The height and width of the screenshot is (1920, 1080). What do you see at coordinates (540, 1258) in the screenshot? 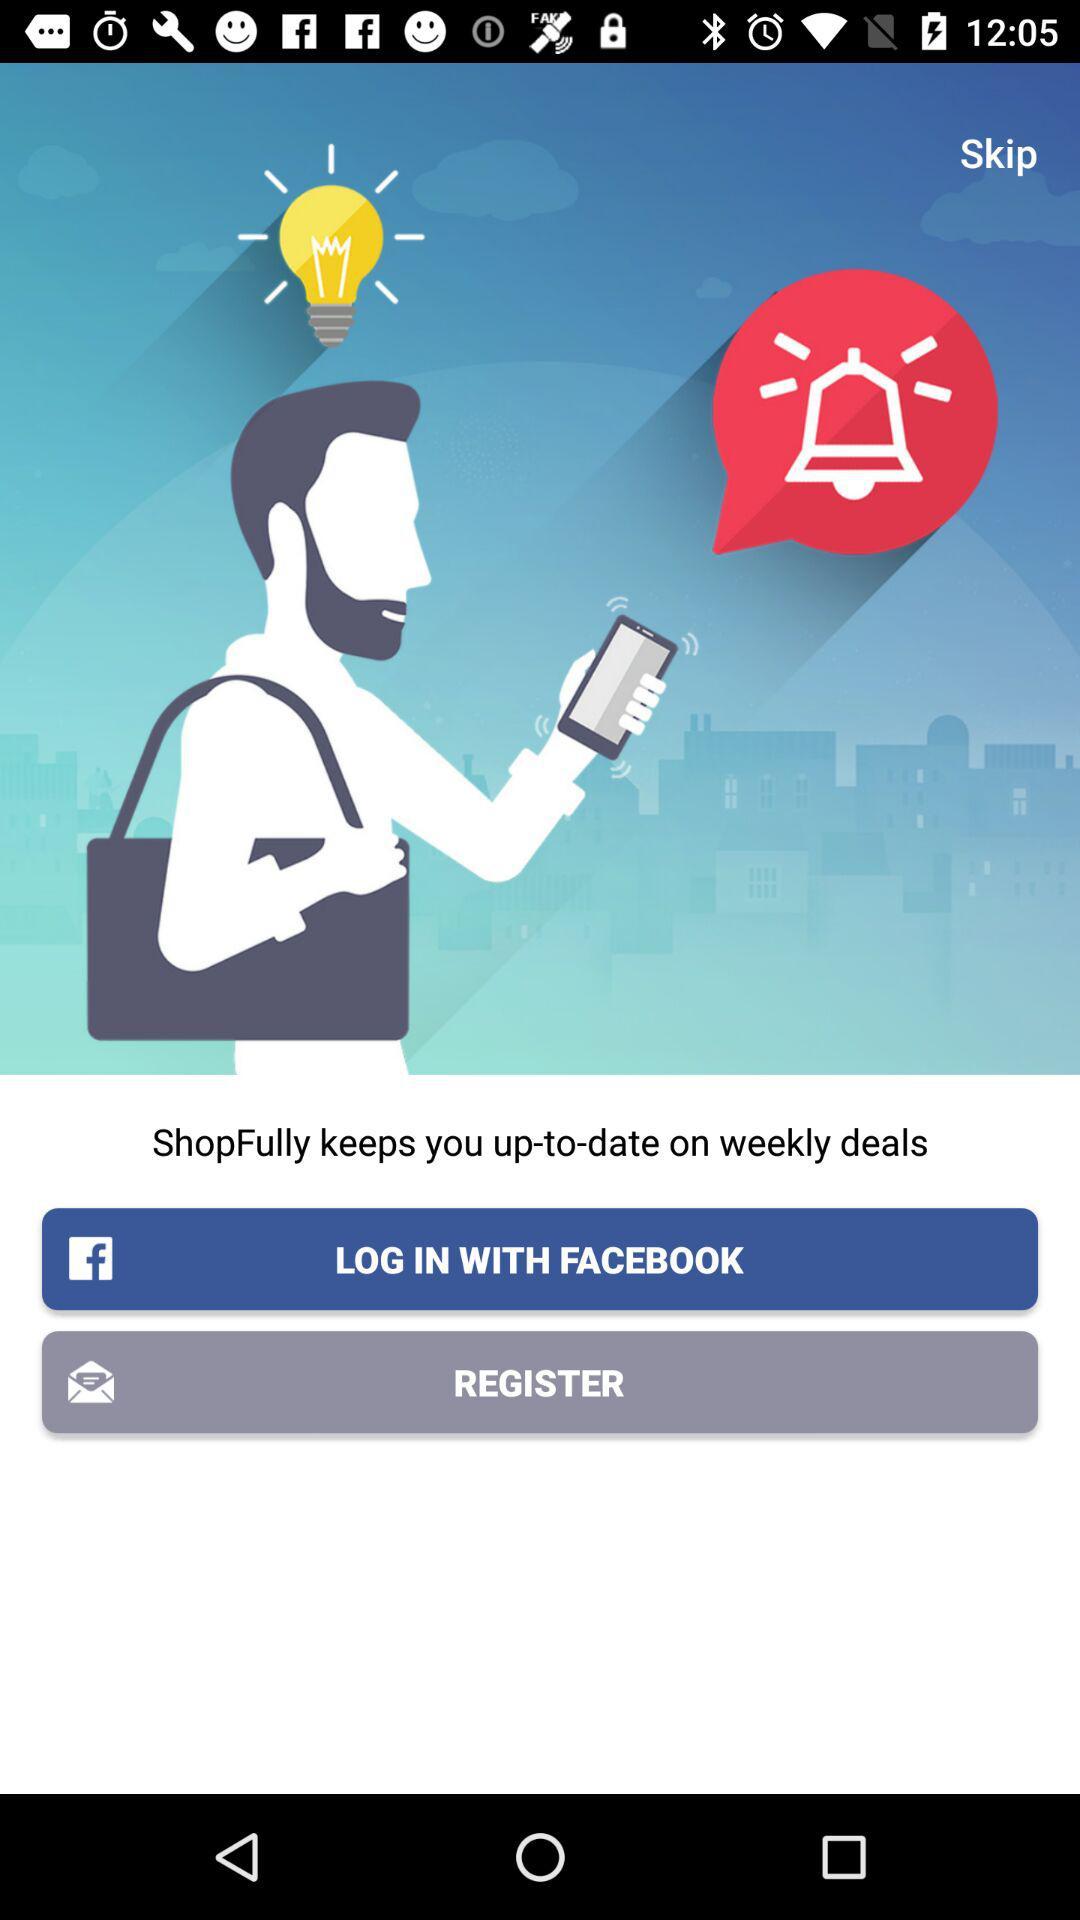
I see `the icon below the shopfully keeps you icon` at bounding box center [540, 1258].